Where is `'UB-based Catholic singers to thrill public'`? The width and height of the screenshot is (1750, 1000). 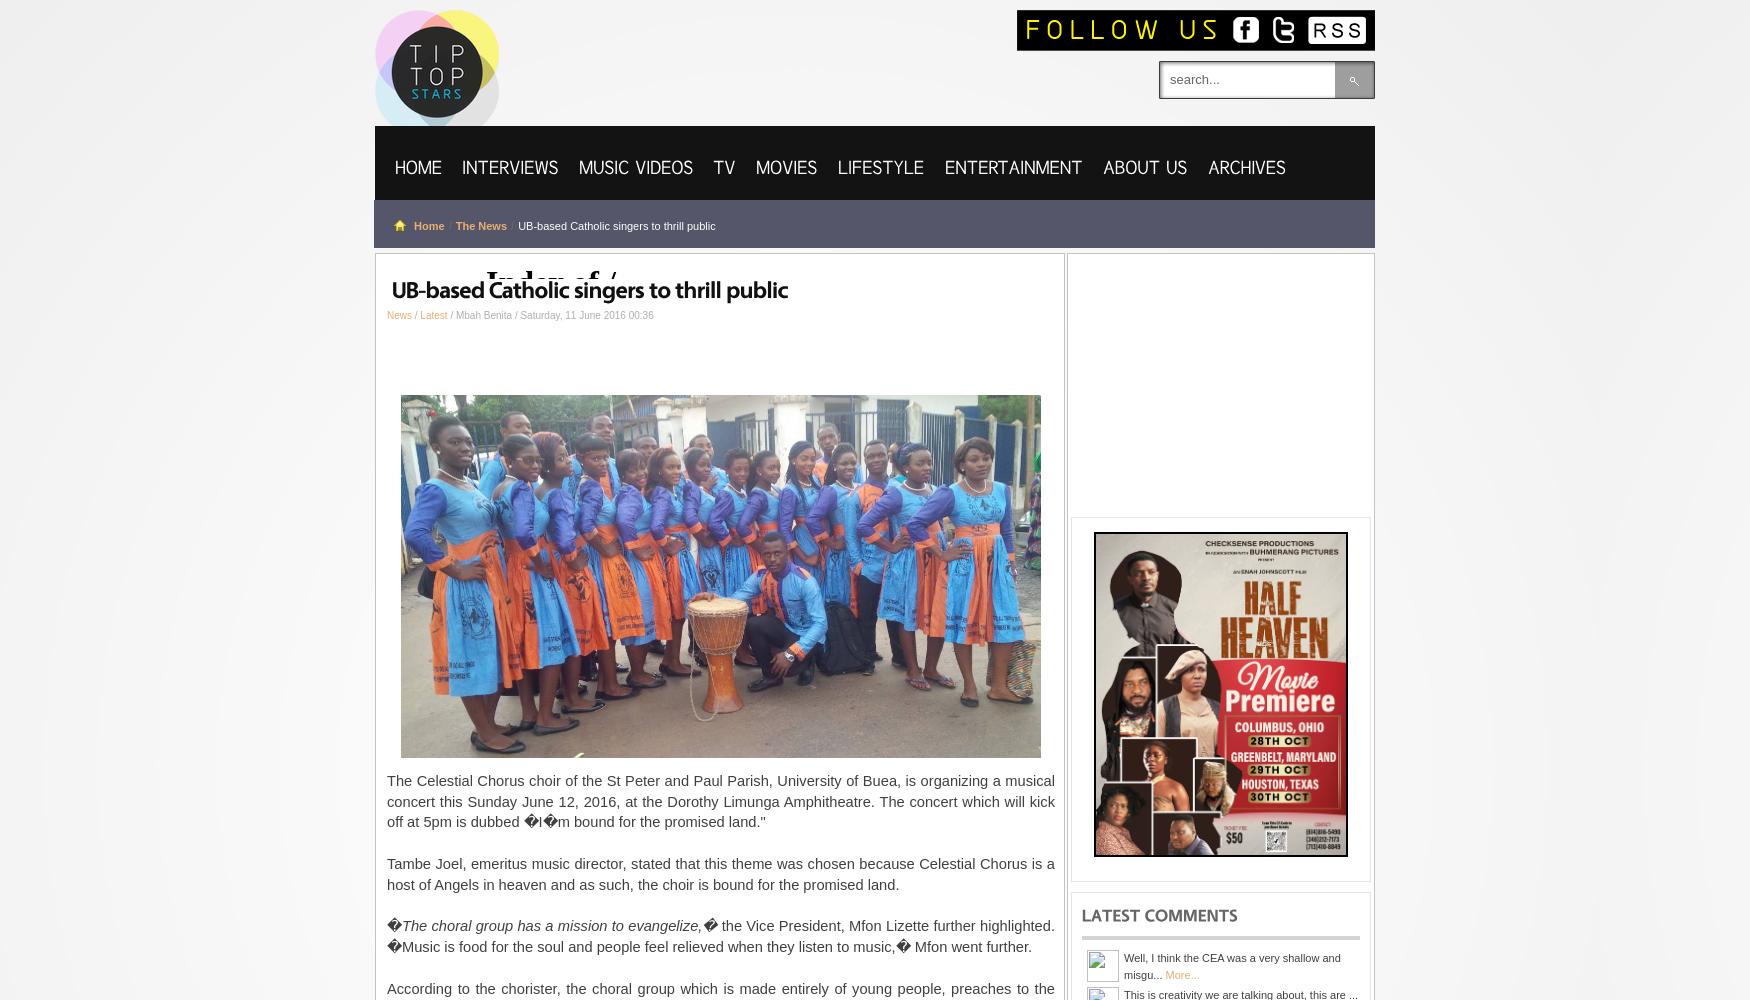 'UB-based Catholic singers to thrill public' is located at coordinates (614, 225).